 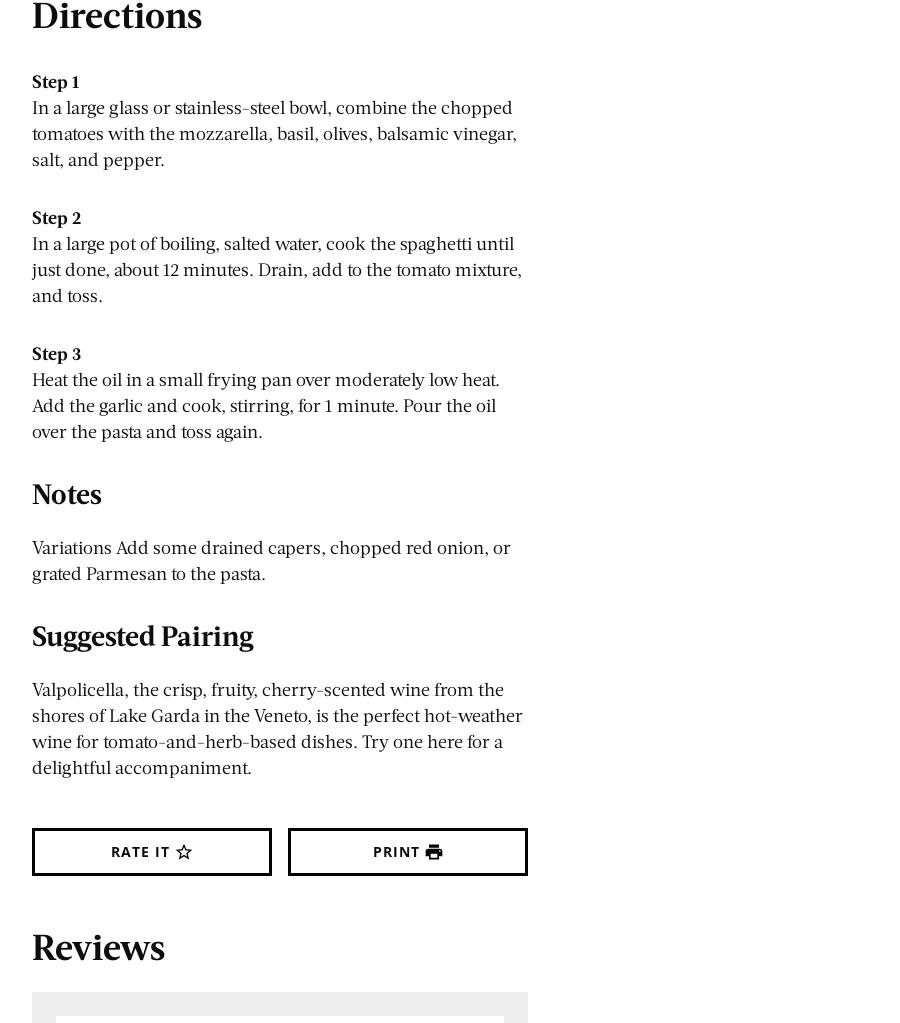 What do you see at coordinates (31, 405) in the screenshot?
I see `'Heat the oil in a small frying pan over moderately low heat. Add the garlic and cook, stirring, for 1 minute. Pour the oil over the pasta and toss again.'` at bounding box center [31, 405].